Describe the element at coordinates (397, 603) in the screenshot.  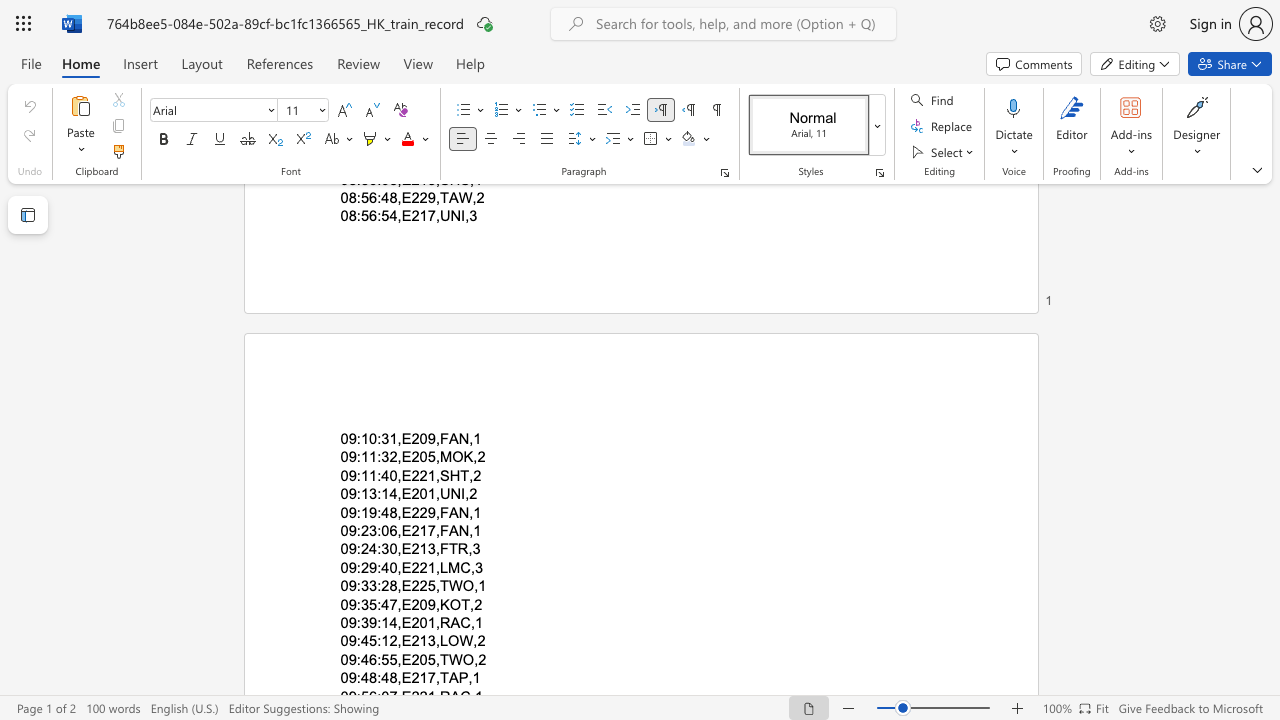
I see `the subset text ",E209,K" within the text "09:35:47,E209,KOT,2"` at that location.